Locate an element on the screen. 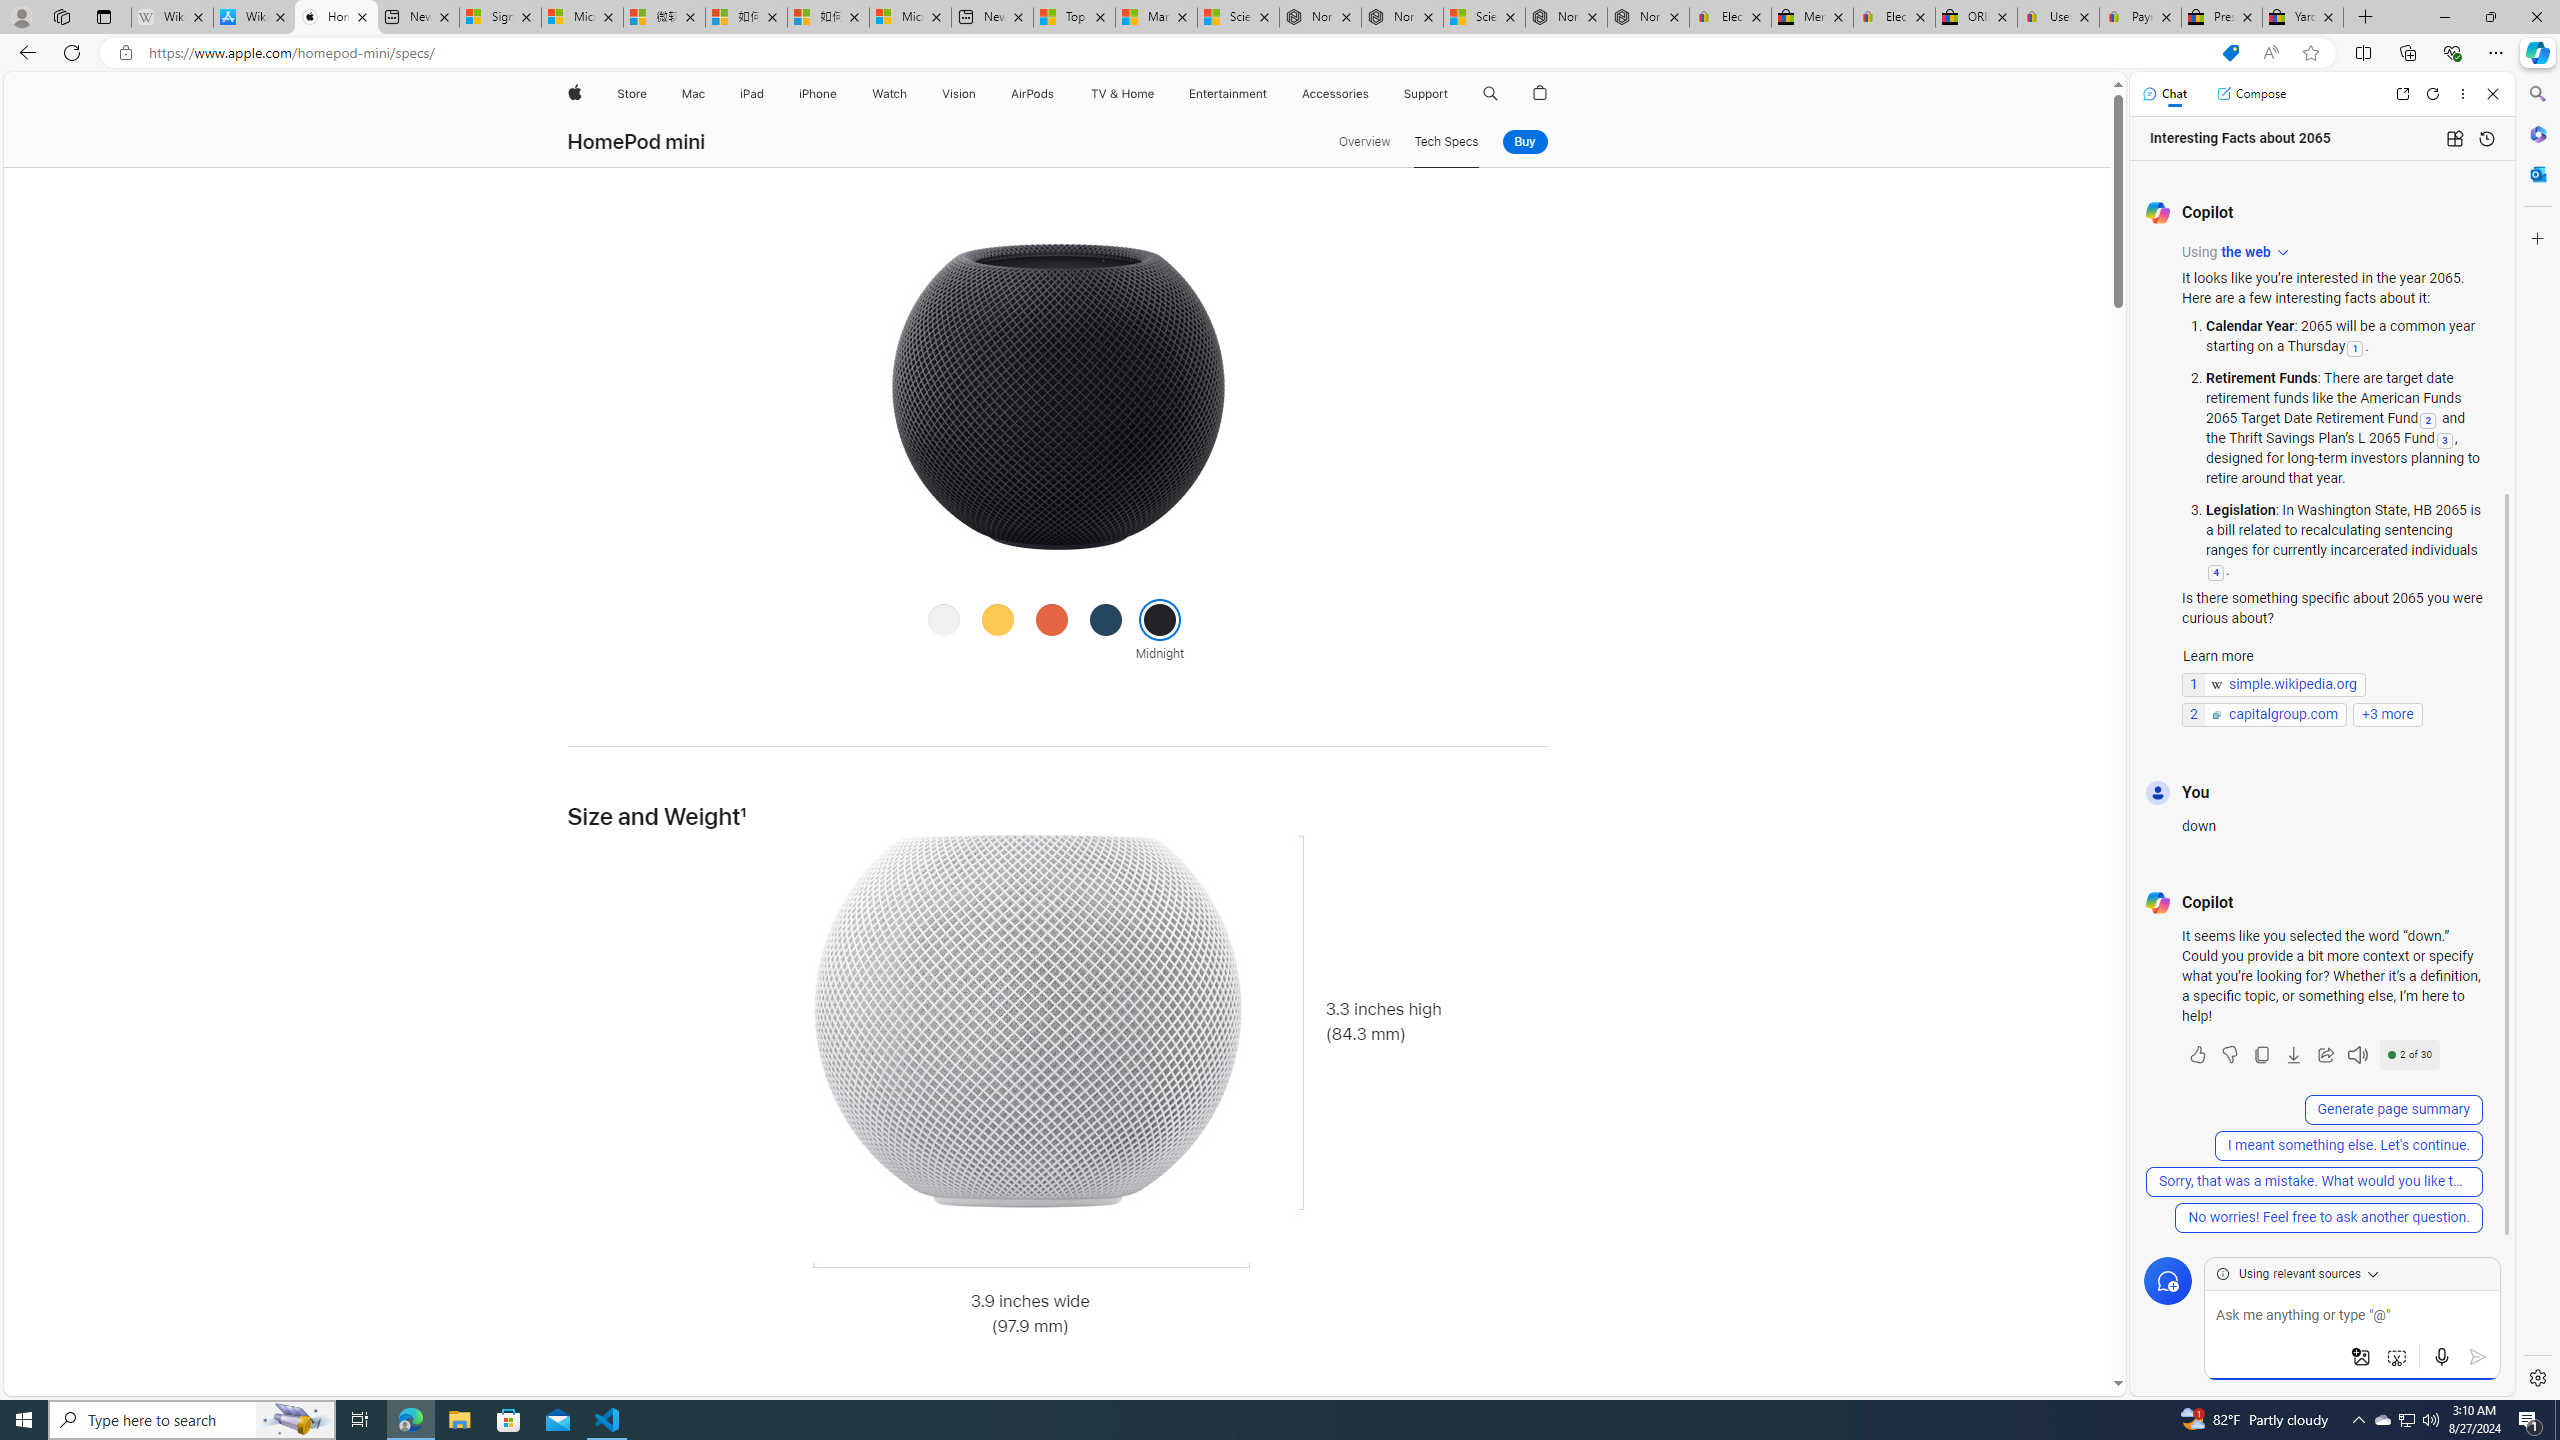 The image size is (2560, 1440). 'iPhone menu' is located at coordinates (839, 93).